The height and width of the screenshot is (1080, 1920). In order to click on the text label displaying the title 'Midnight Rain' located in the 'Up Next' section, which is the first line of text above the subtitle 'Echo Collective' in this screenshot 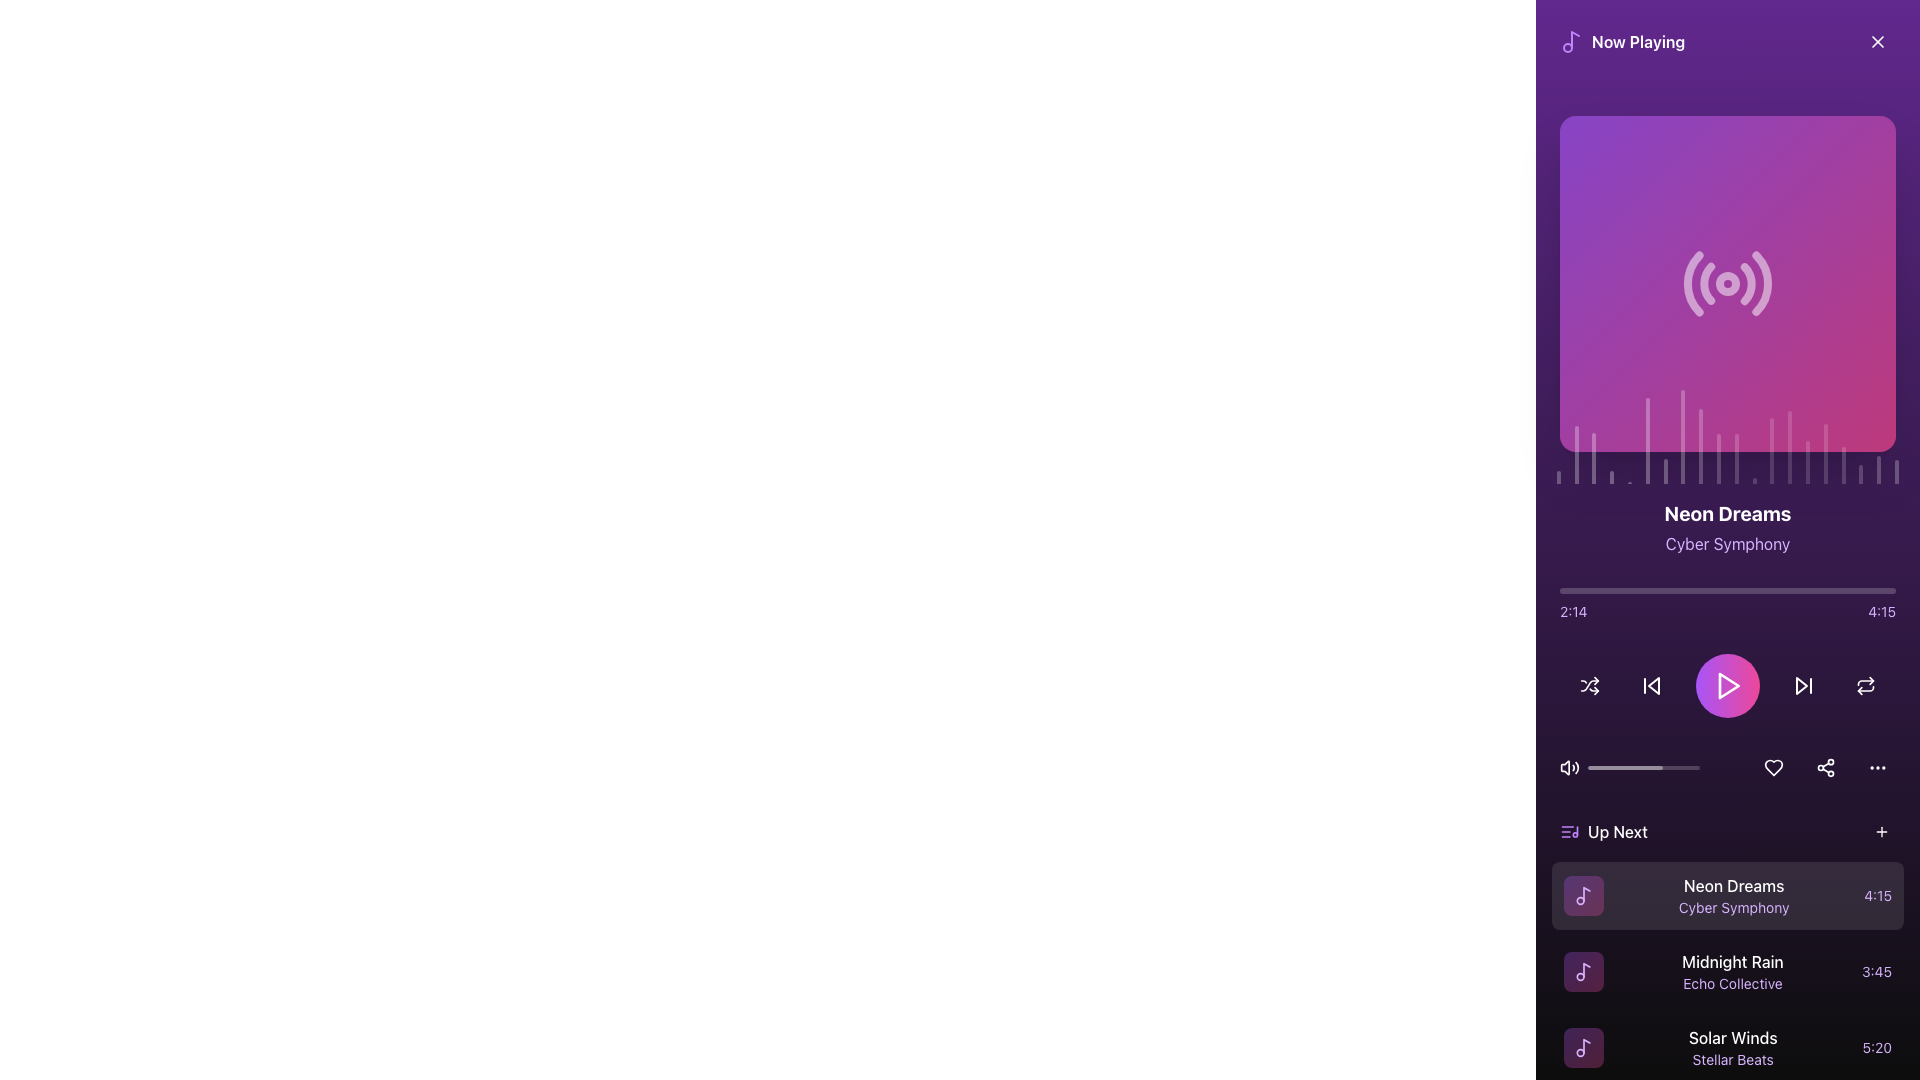, I will do `click(1731, 960)`.